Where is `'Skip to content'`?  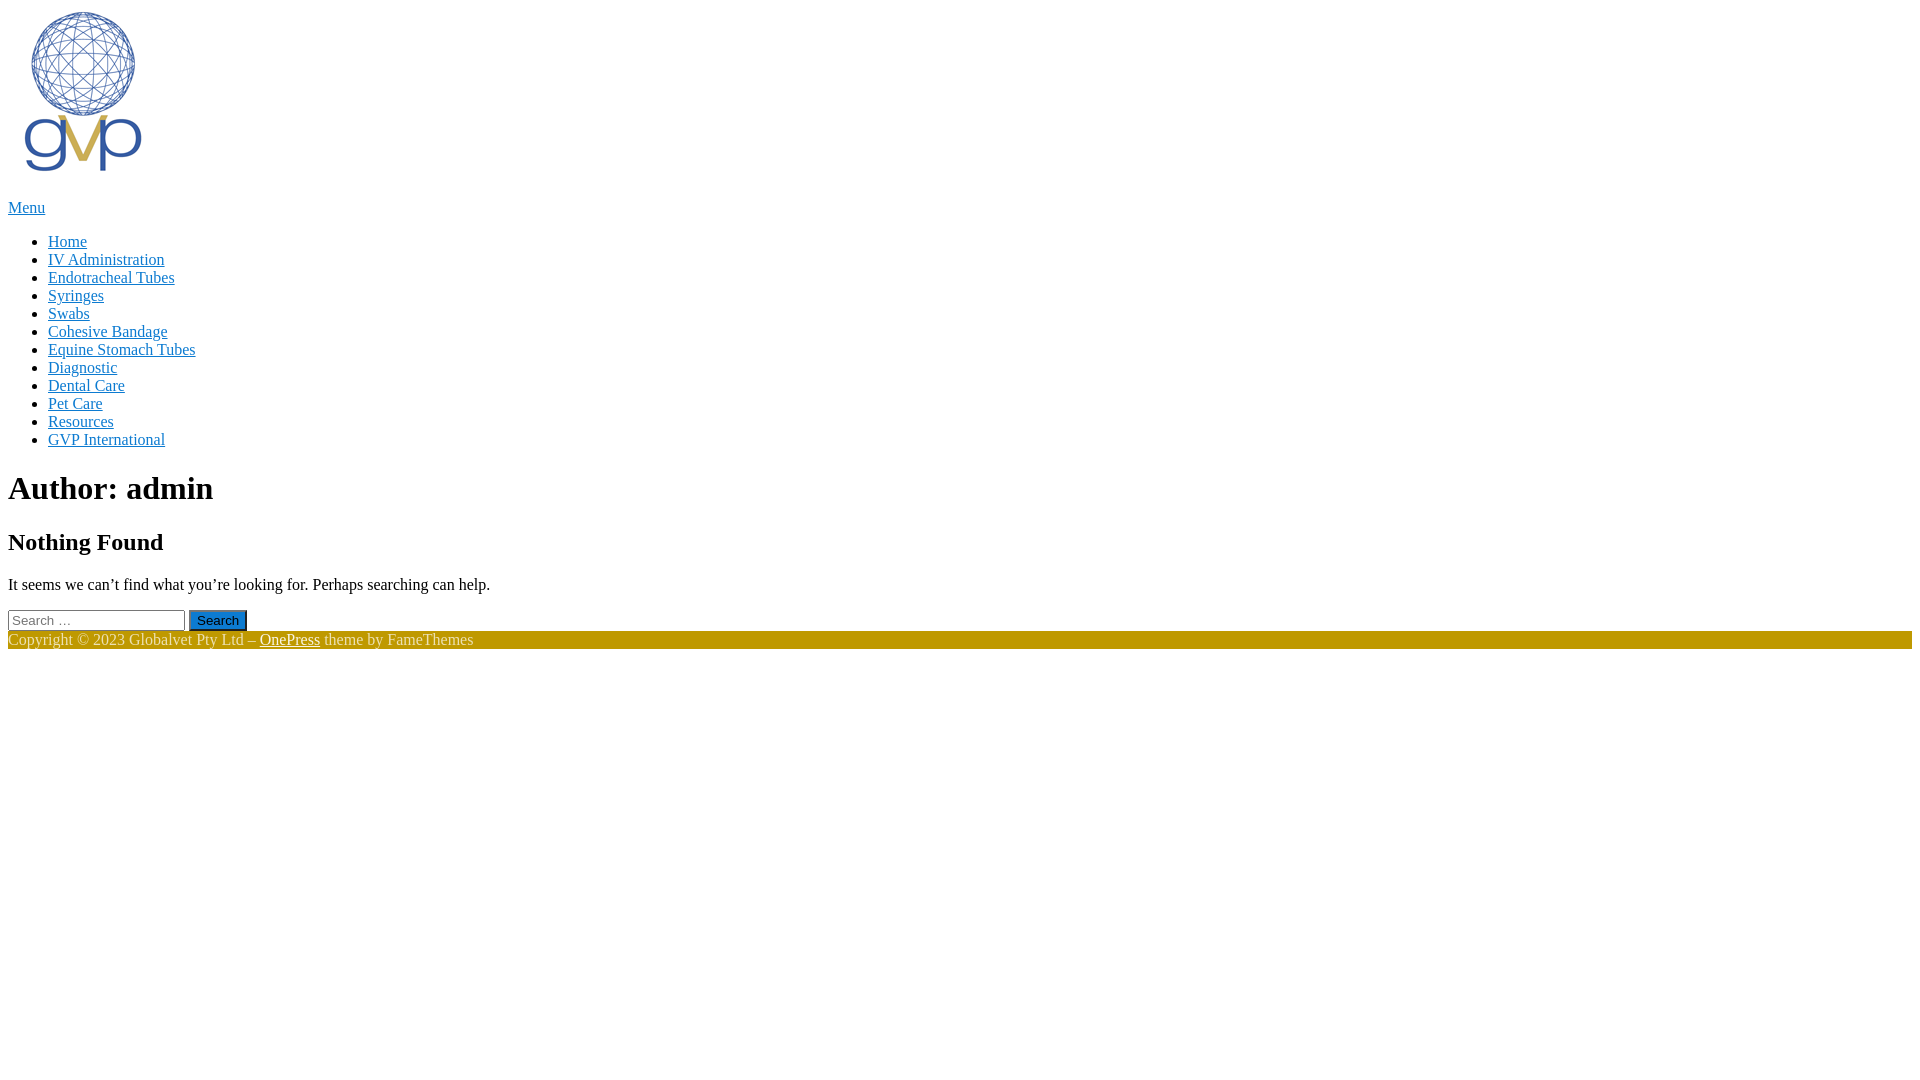 'Skip to content' is located at coordinates (7, 7).